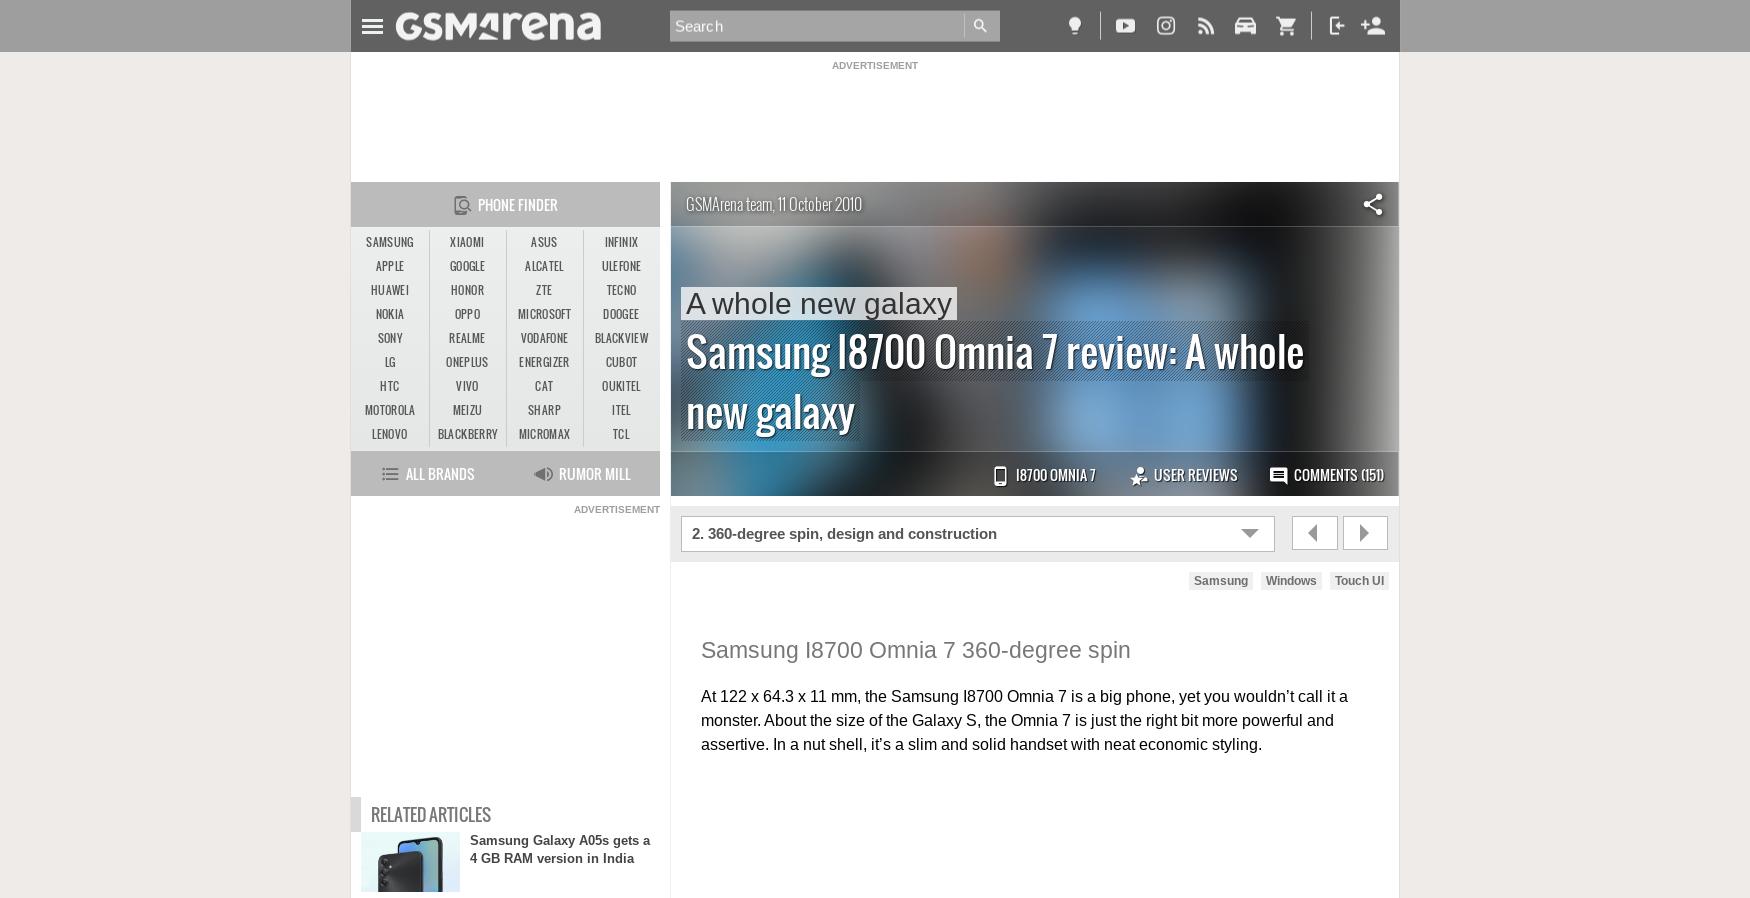 The image size is (1750, 898). I want to click on 'Sharp', so click(543, 410).